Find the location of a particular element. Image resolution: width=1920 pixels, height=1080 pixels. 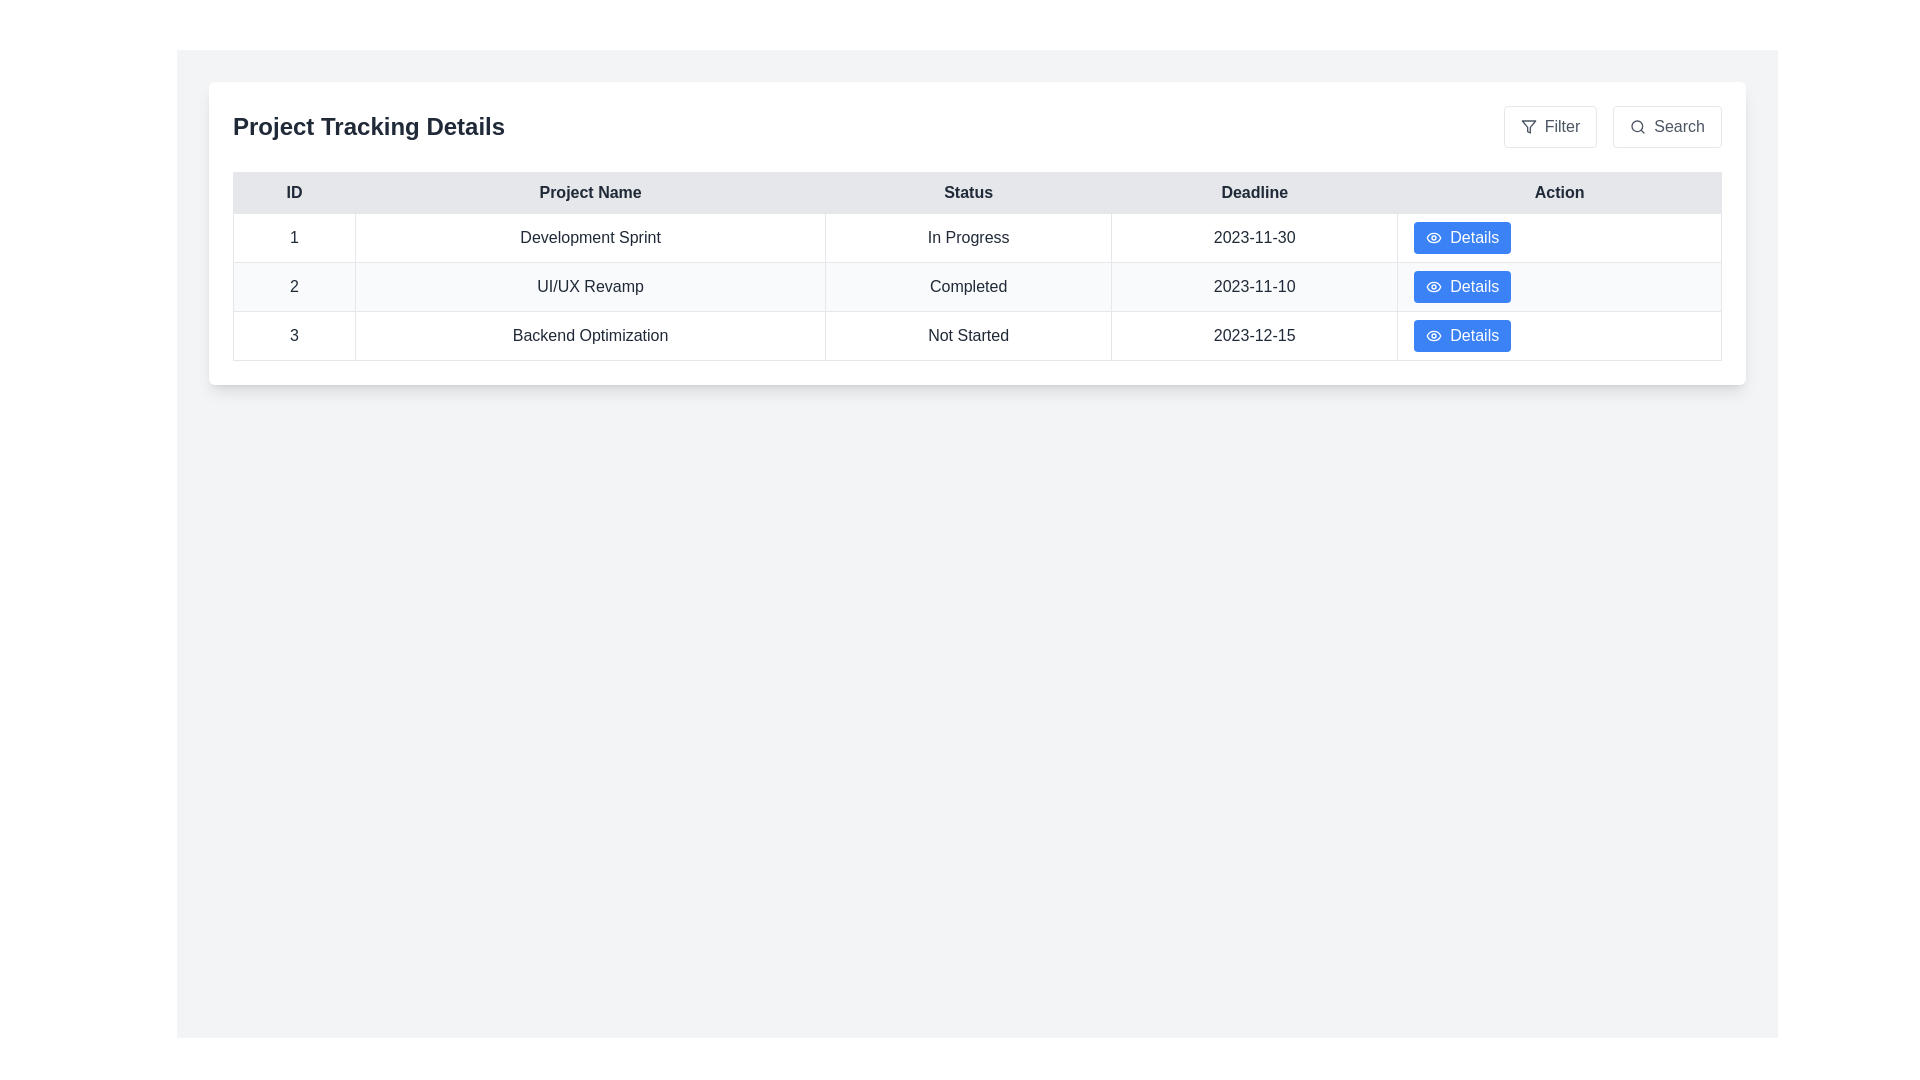

the Text label in the third row under the 'Status' column, which indicates the current completion state of the associated project is located at coordinates (968, 334).